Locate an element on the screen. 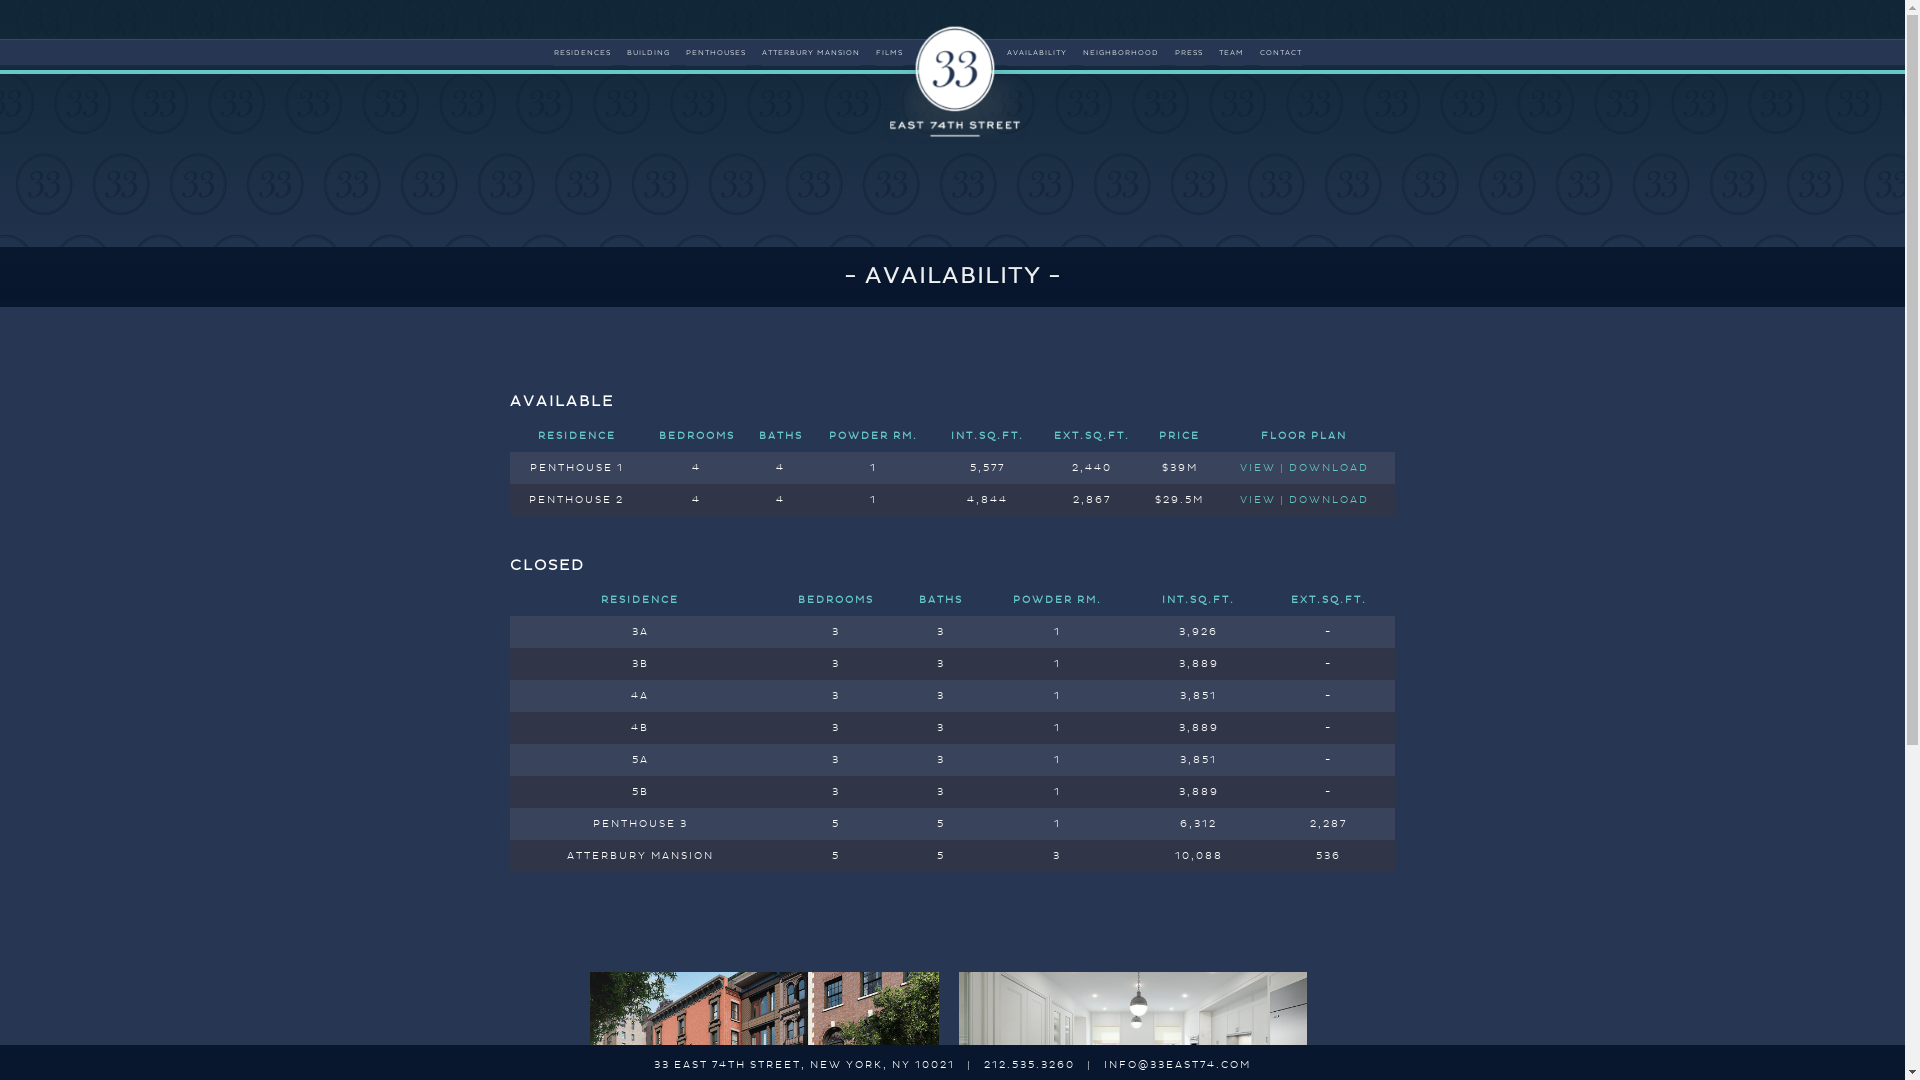 The image size is (1920, 1080). 'RESIDENCES' is located at coordinates (581, 52).